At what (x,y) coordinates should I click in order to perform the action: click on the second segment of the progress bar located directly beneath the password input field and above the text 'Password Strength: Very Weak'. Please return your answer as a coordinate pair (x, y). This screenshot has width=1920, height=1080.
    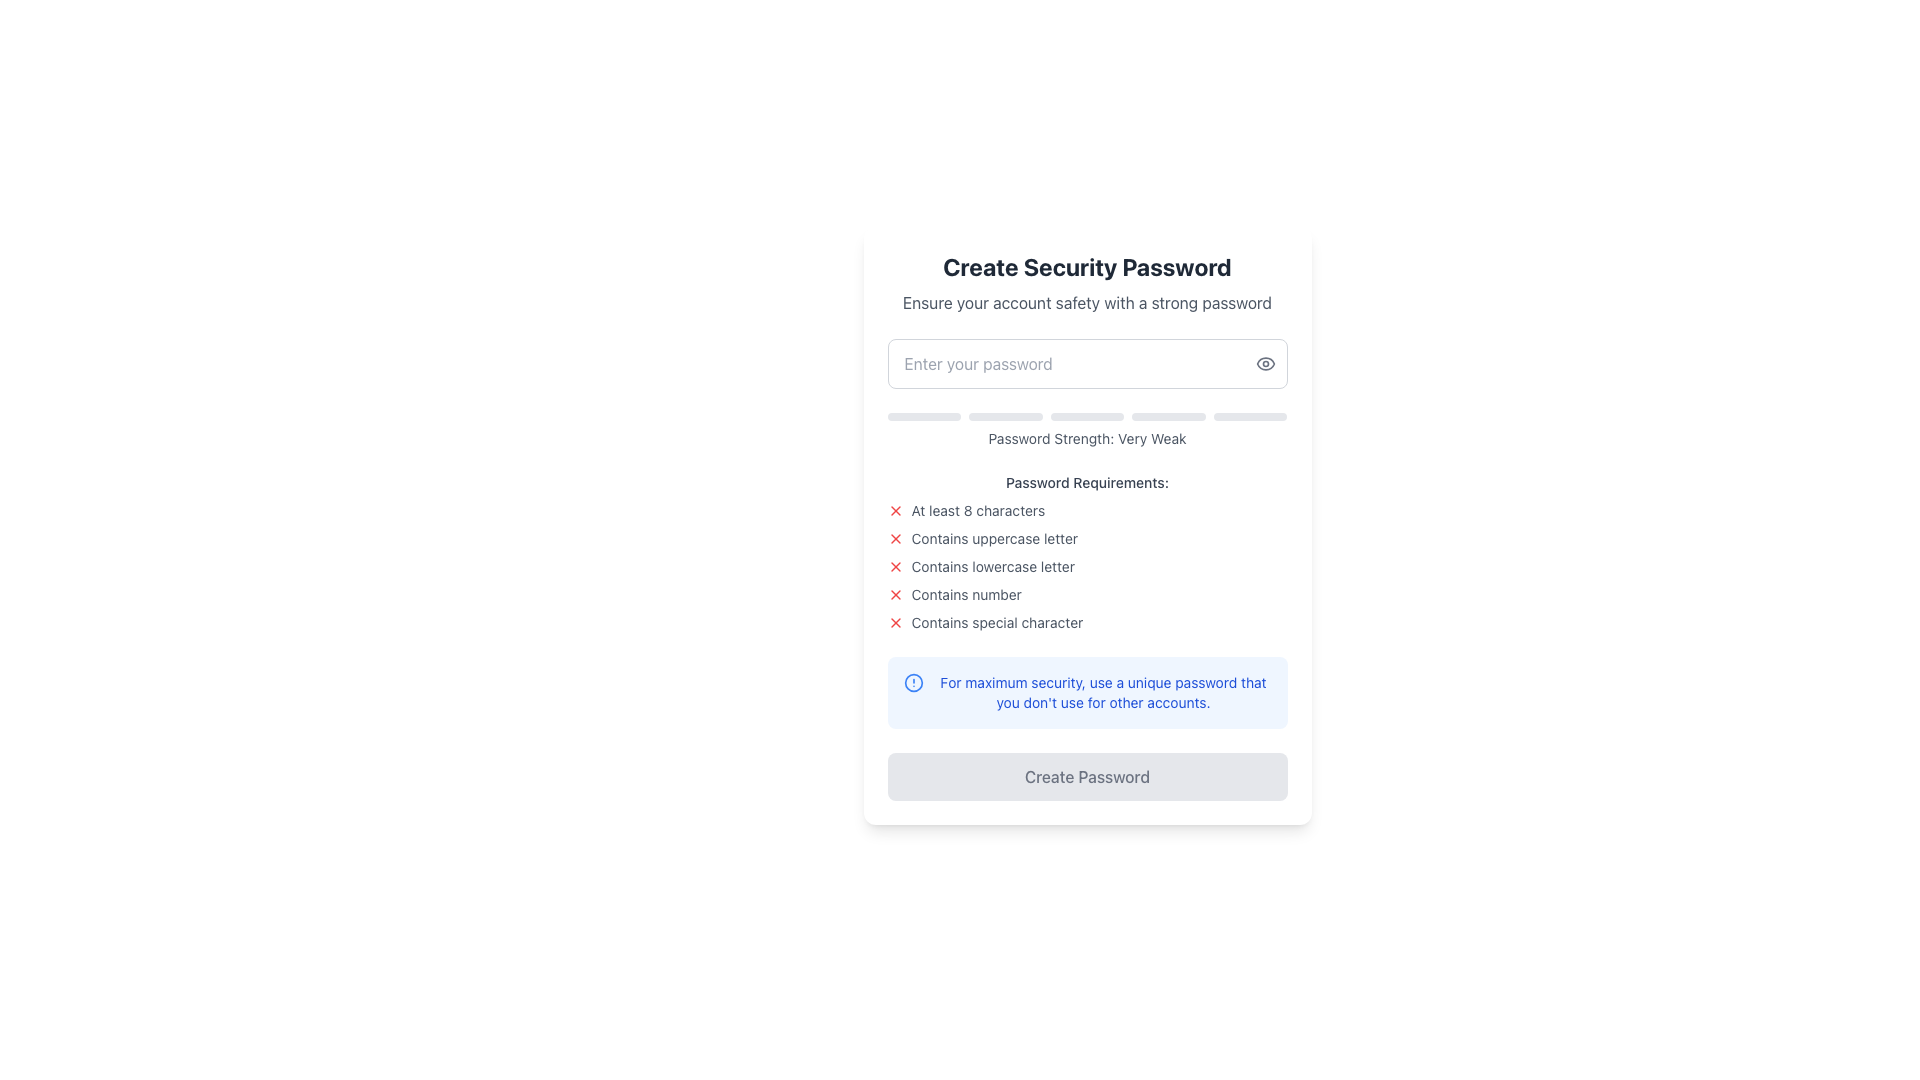
    Looking at the image, I should click on (1005, 415).